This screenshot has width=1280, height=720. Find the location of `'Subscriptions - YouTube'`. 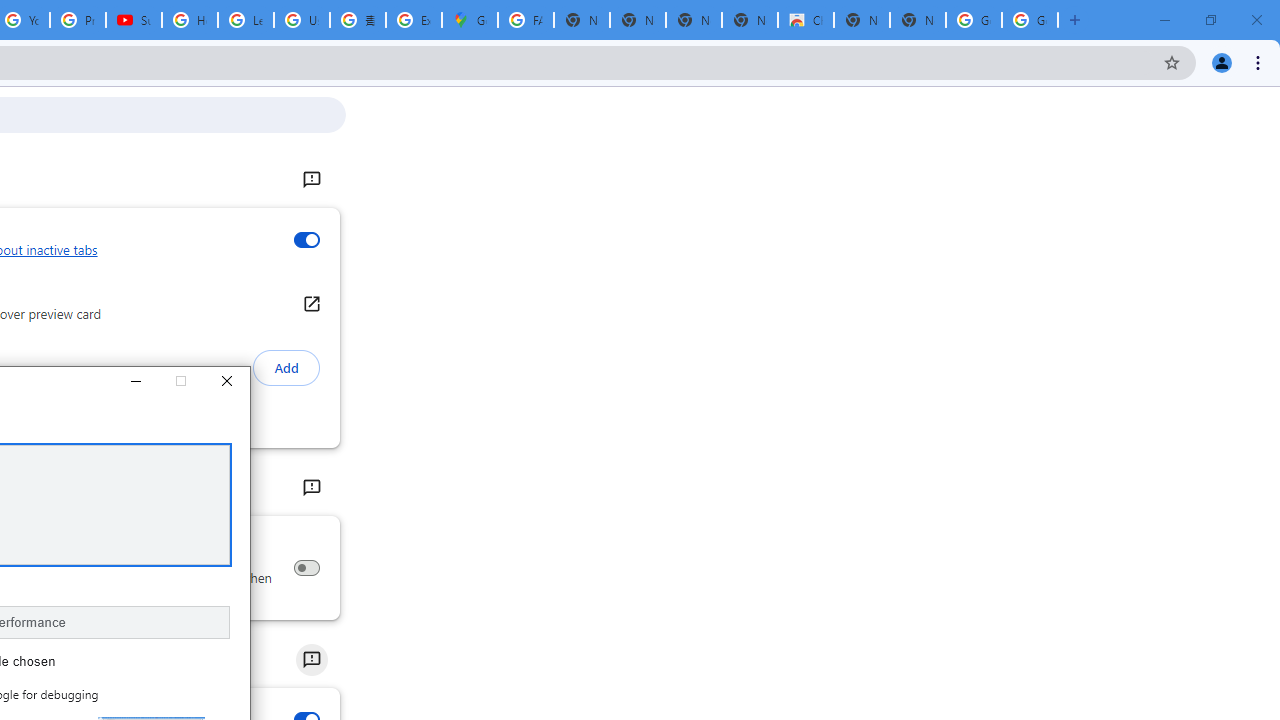

'Subscriptions - YouTube' is located at coordinates (133, 20).